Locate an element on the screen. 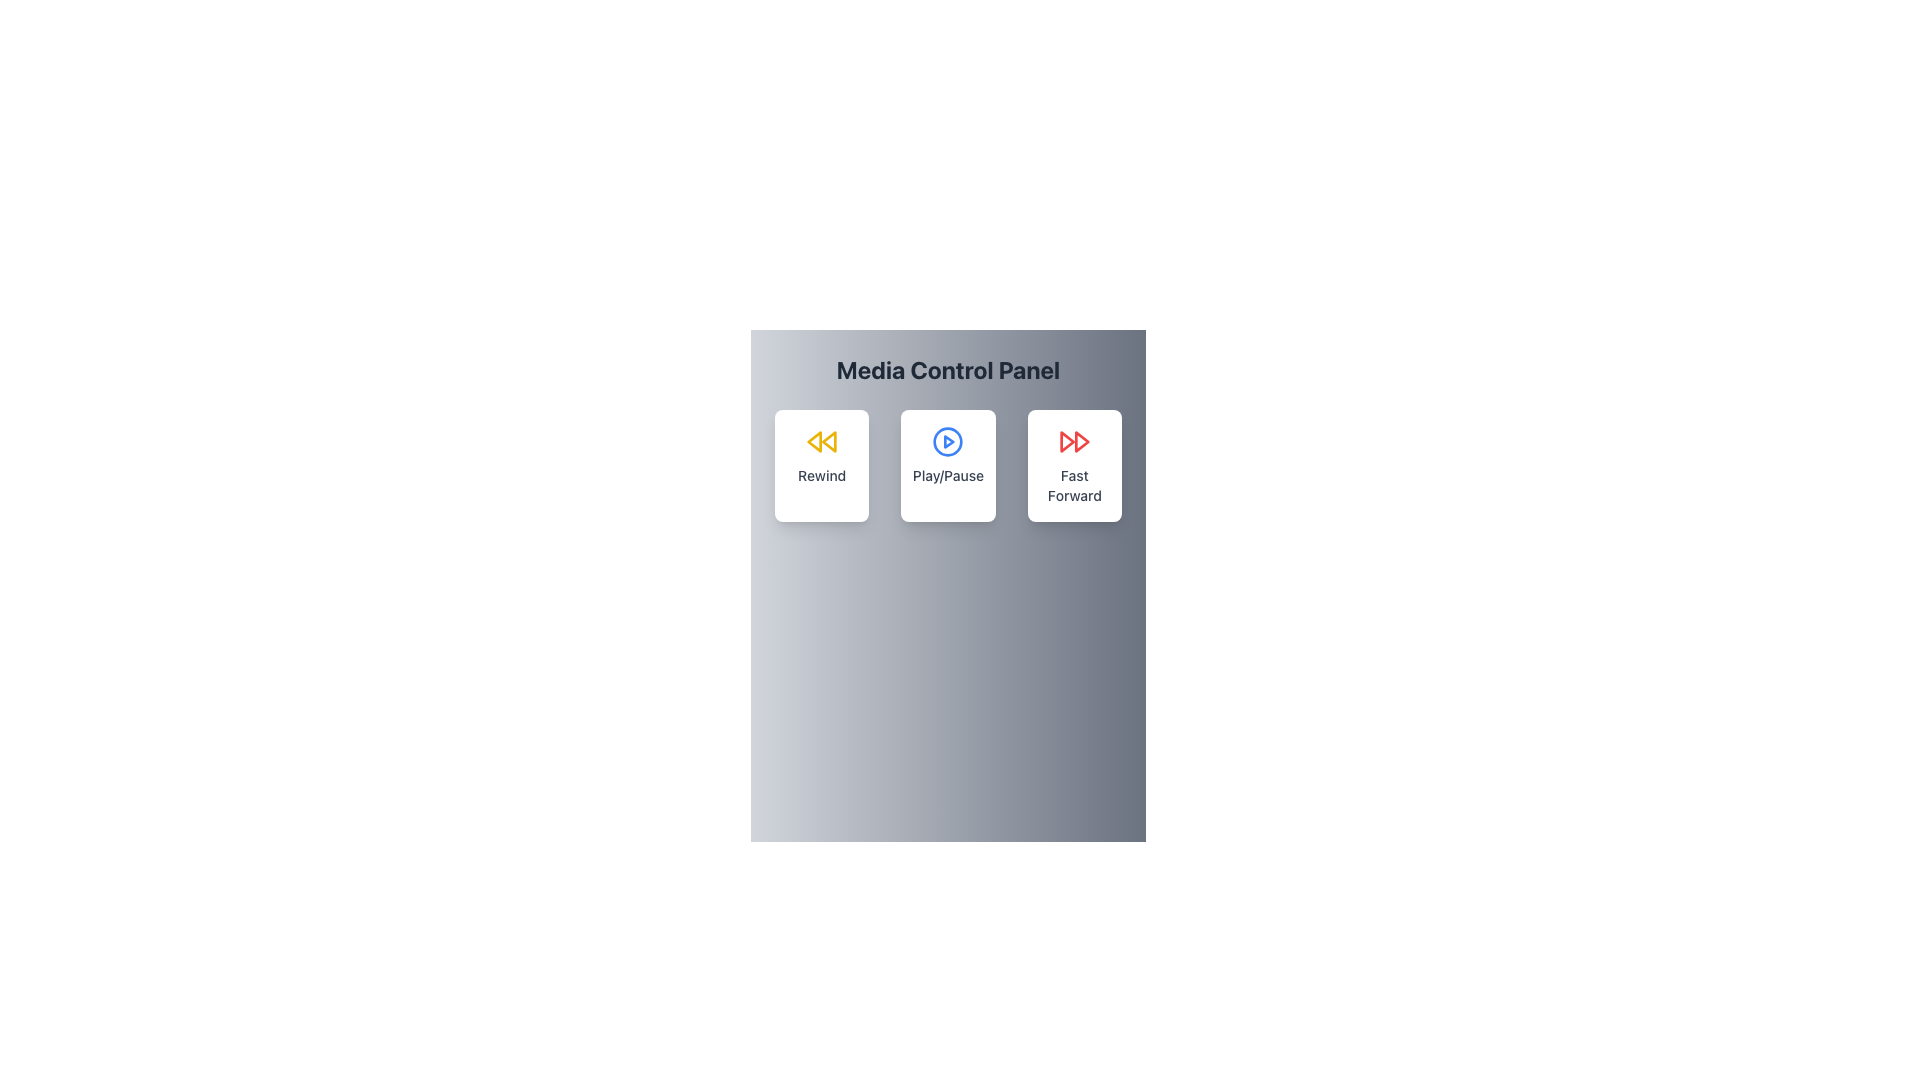 This screenshot has height=1080, width=1920. the text label that describes the 'rewind' feature, located directly below the icon of two backward arrows in the first card of a horizontally arranged media control panel is located at coordinates (822, 475).